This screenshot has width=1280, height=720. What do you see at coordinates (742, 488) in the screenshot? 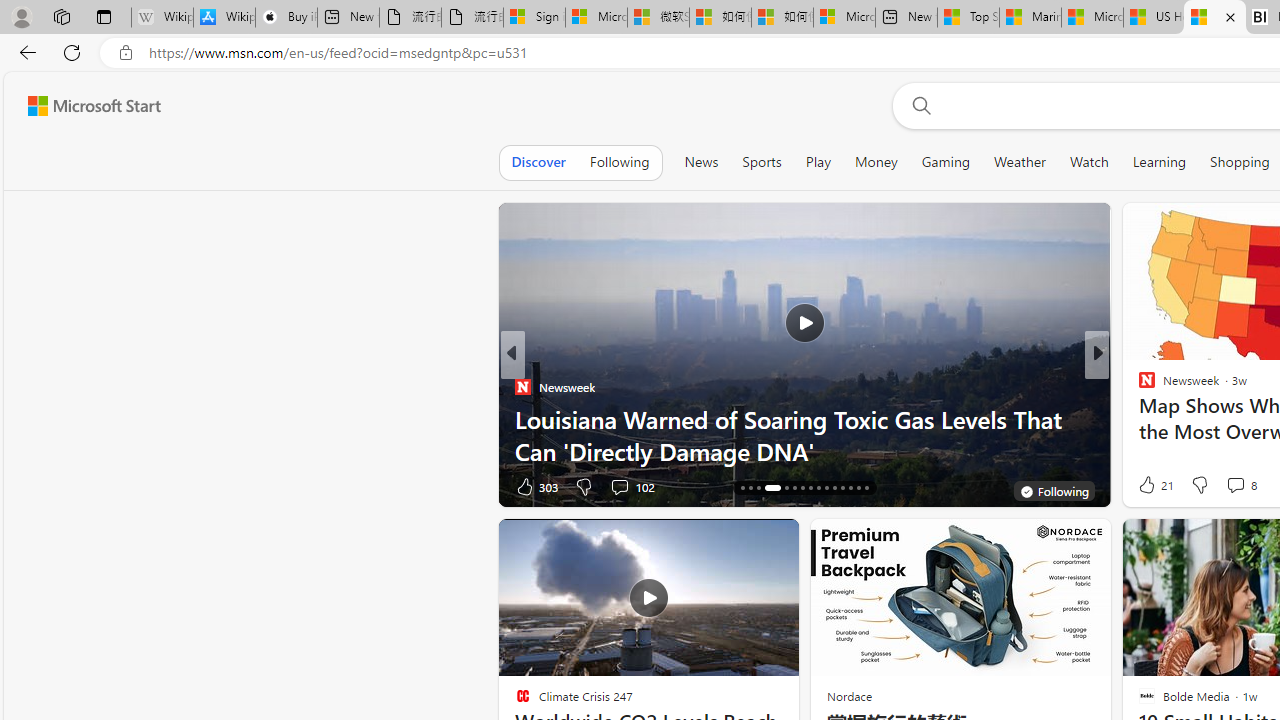
I see `'AutomationID: tab-16'` at bounding box center [742, 488].